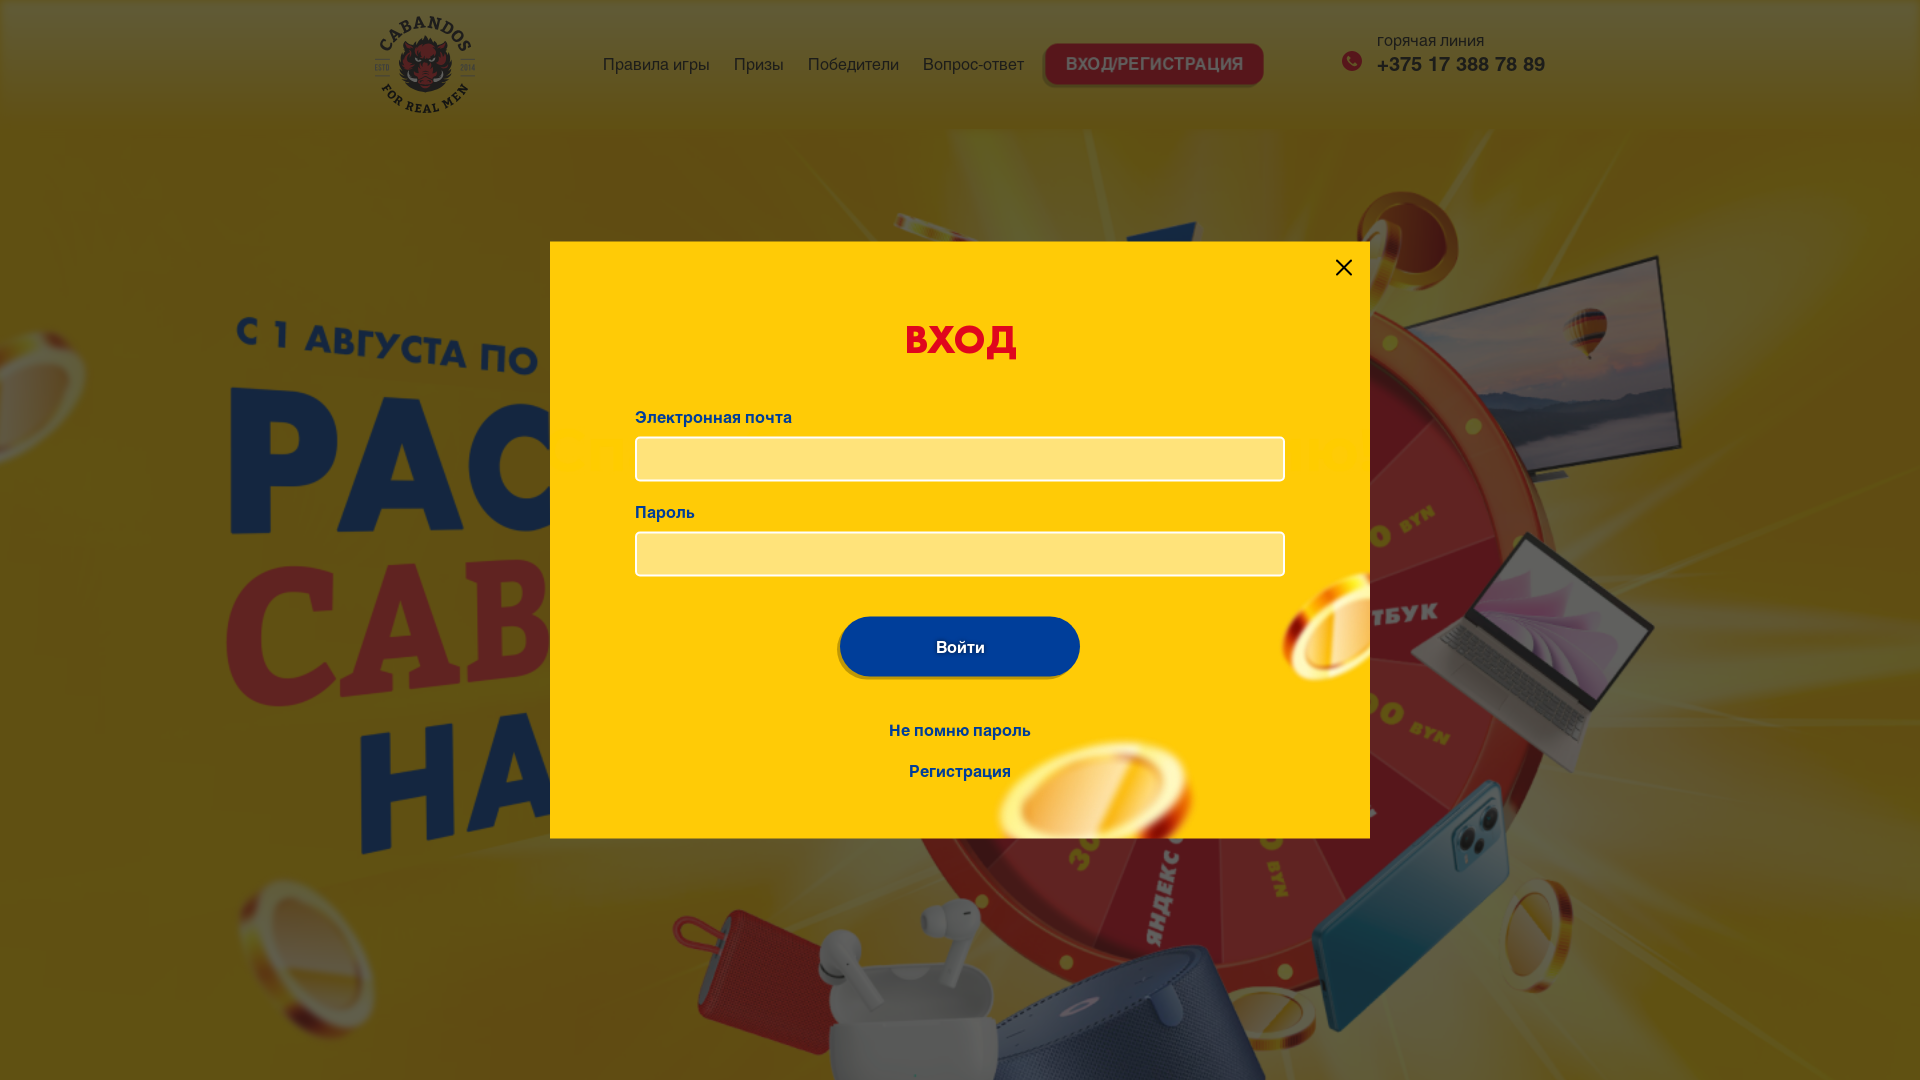  Describe the element at coordinates (1443, 63) in the screenshot. I see `'+375 17 388 78 89'` at that location.